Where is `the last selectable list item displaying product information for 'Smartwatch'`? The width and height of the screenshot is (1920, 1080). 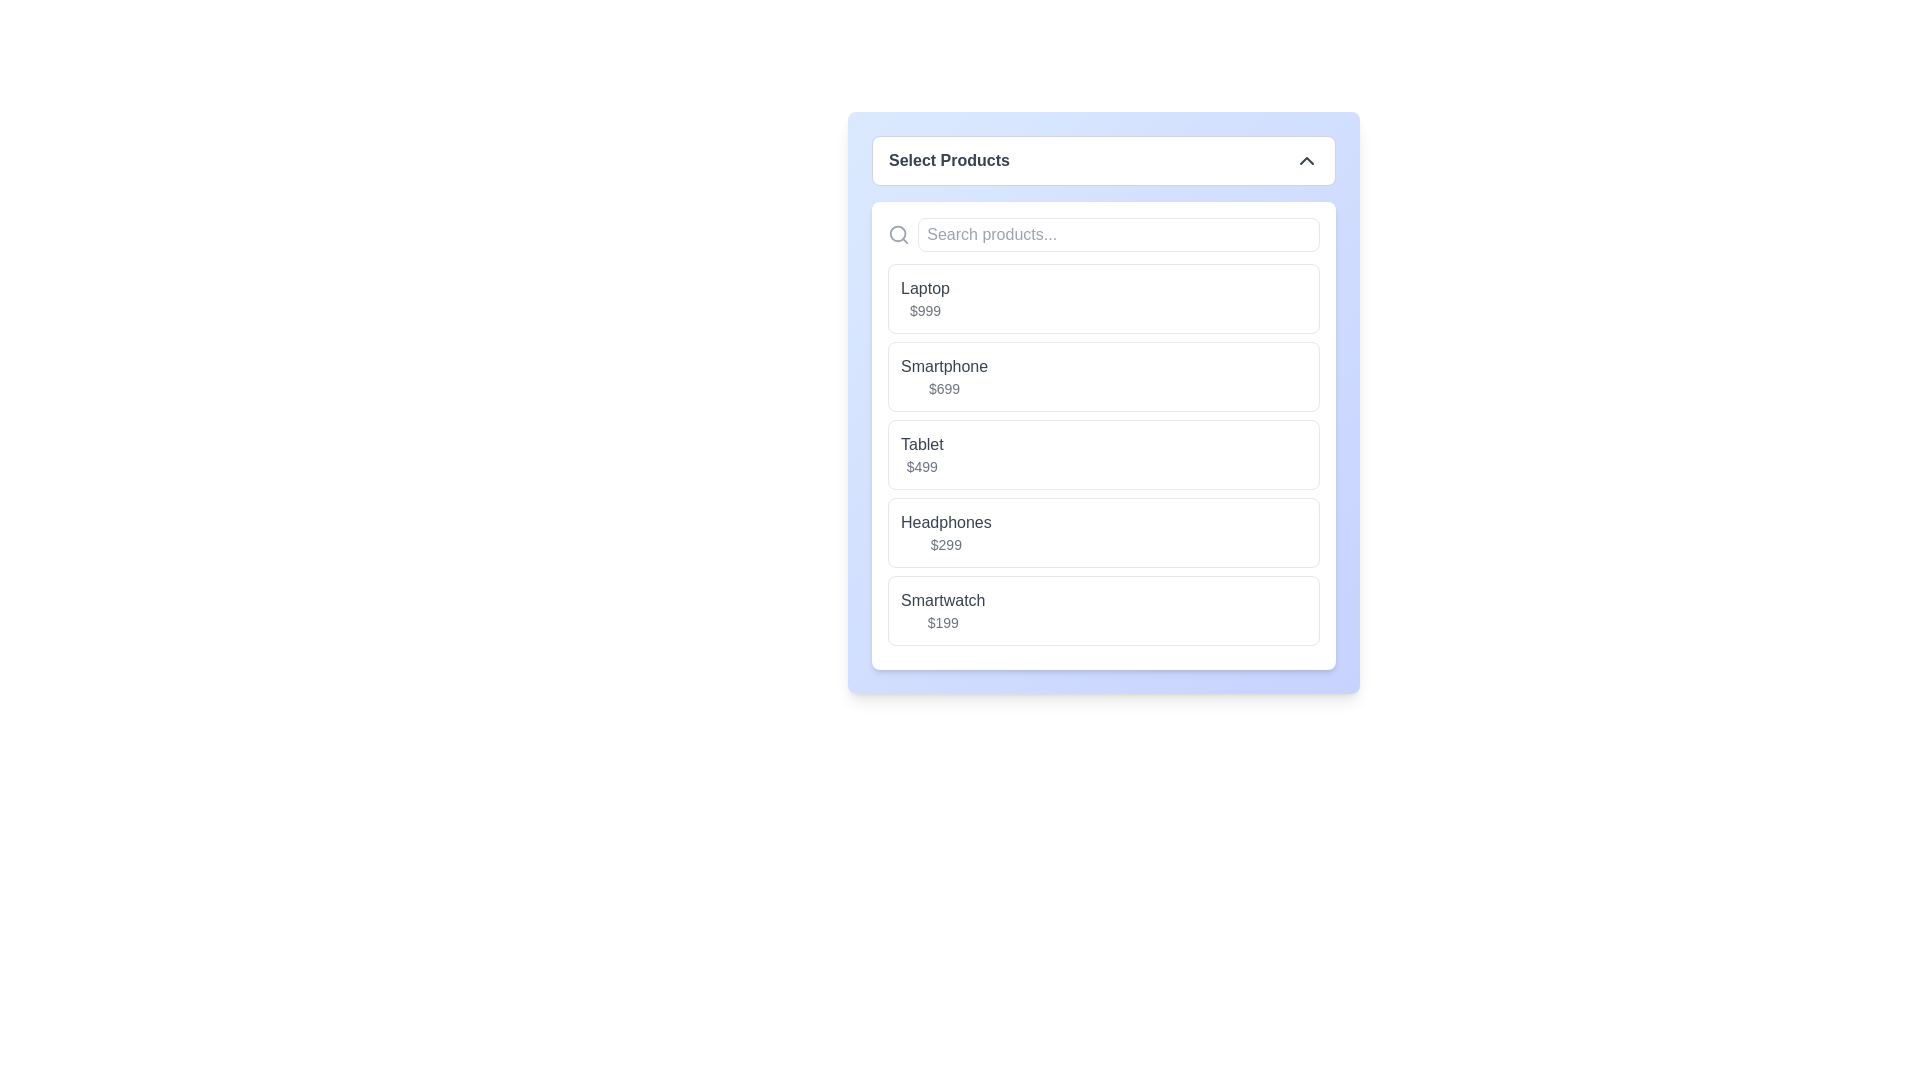
the last selectable list item displaying product information for 'Smartwatch' is located at coordinates (1103, 609).